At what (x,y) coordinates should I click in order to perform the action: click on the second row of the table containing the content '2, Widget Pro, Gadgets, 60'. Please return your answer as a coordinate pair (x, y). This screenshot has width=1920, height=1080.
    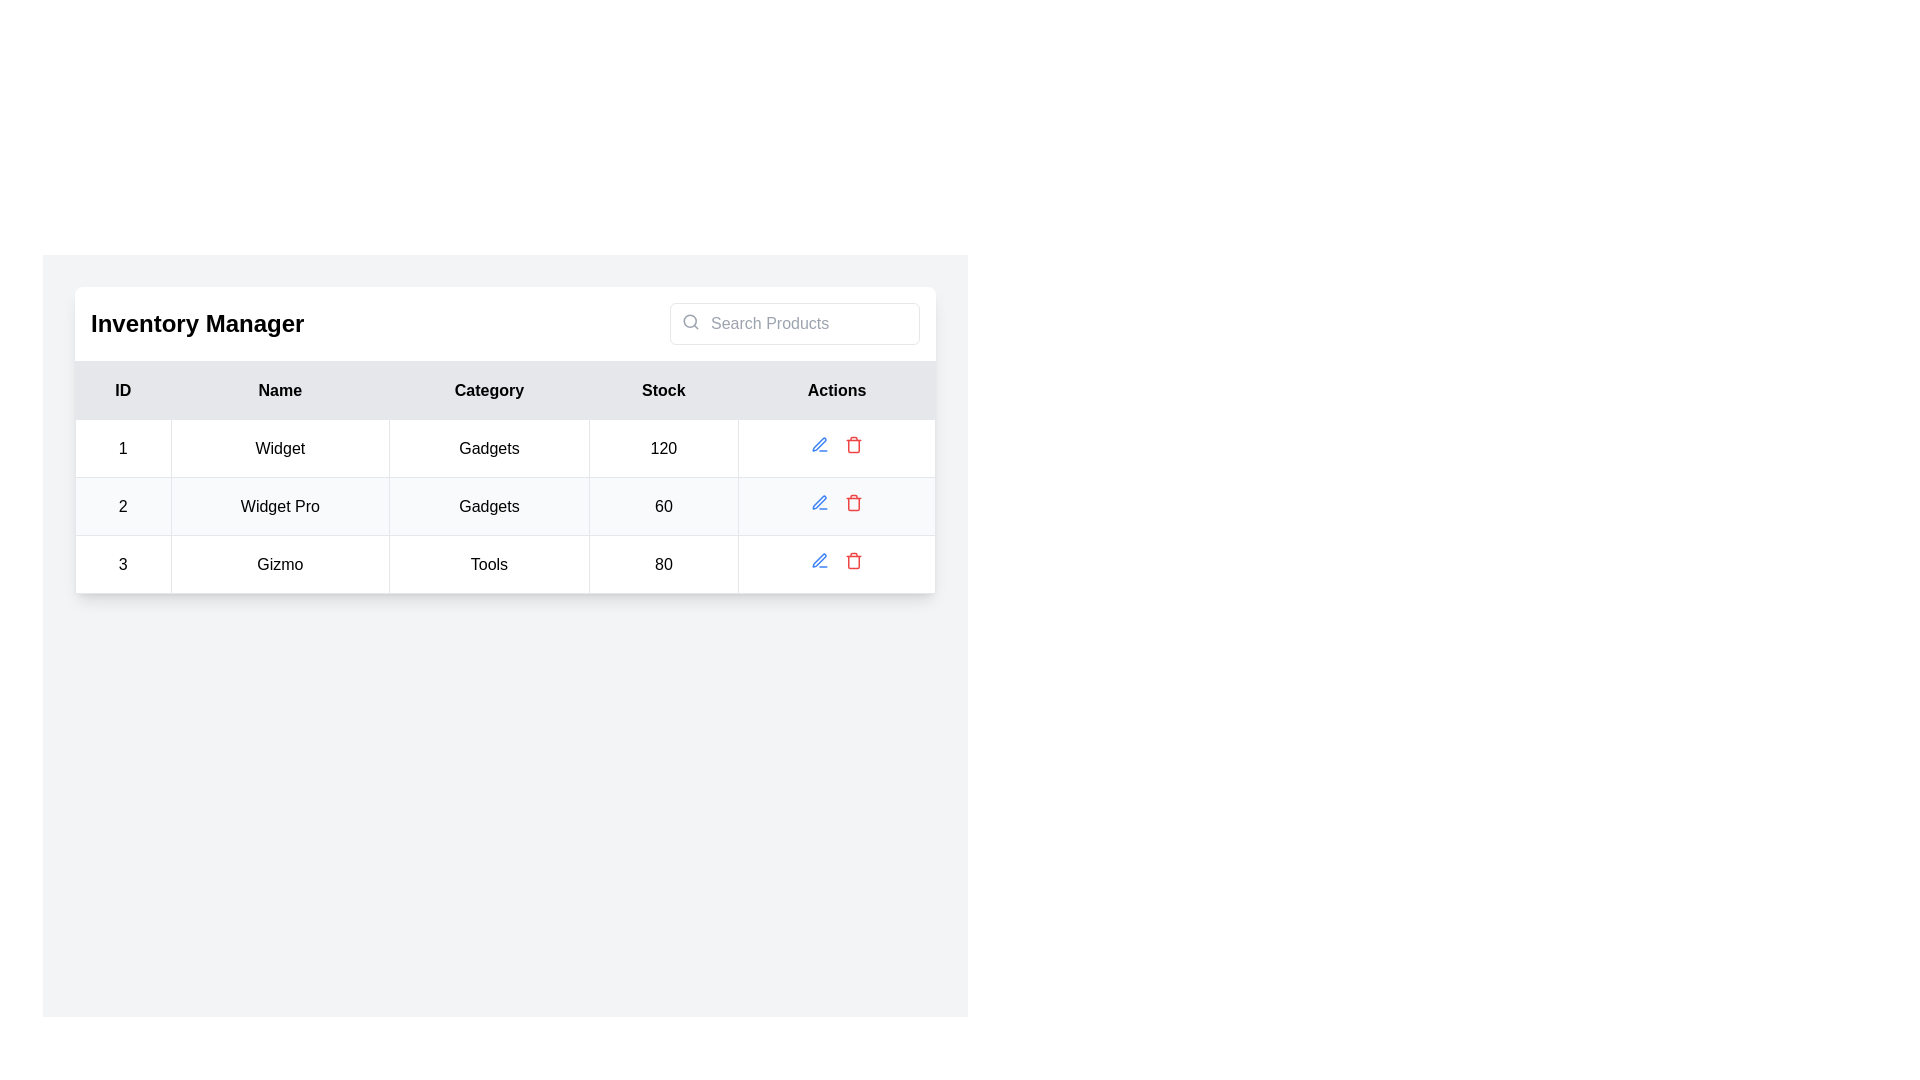
    Looking at the image, I should click on (505, 505).